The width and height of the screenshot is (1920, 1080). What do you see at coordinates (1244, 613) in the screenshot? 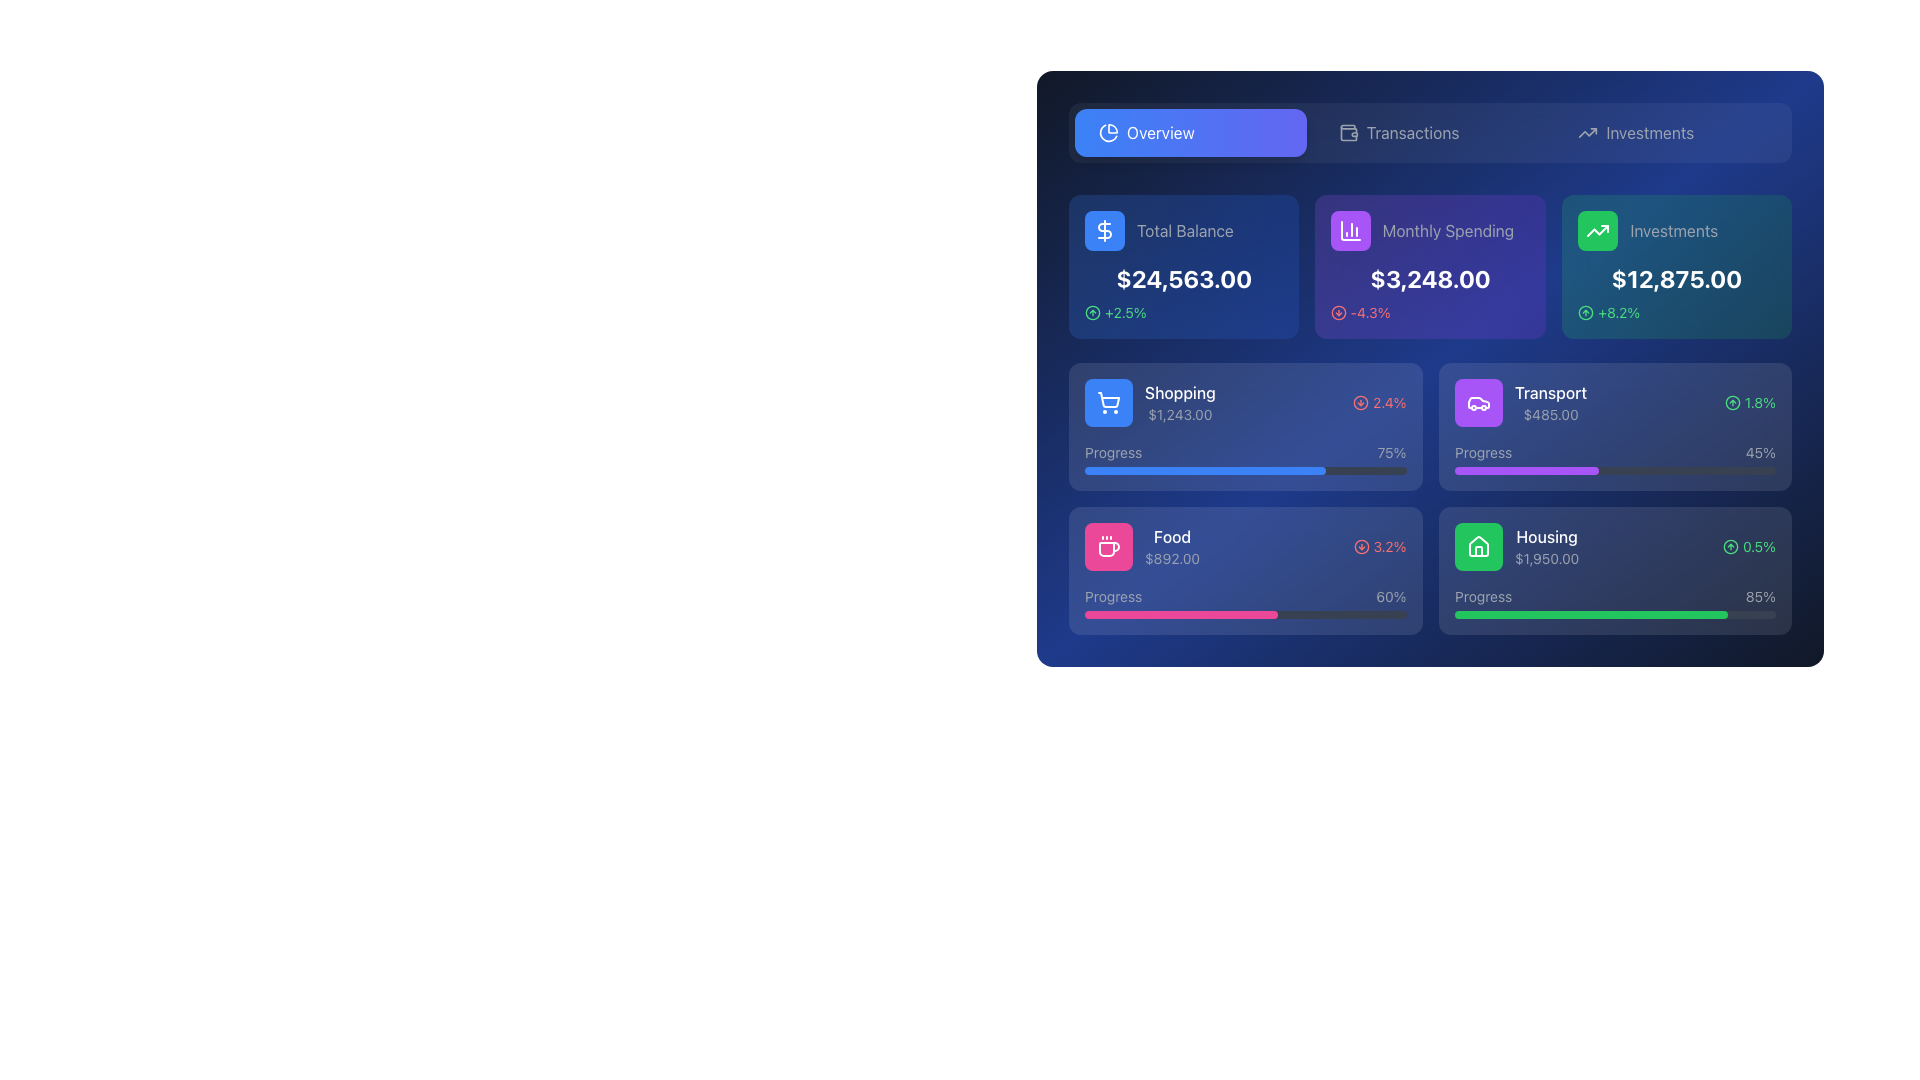
I see `the horizontal progress bar with a pink filled section indicating 60% progress, which is located within the 'Food $892.00' card, below the 'Progress' label` at bounding box center [1244, 613].